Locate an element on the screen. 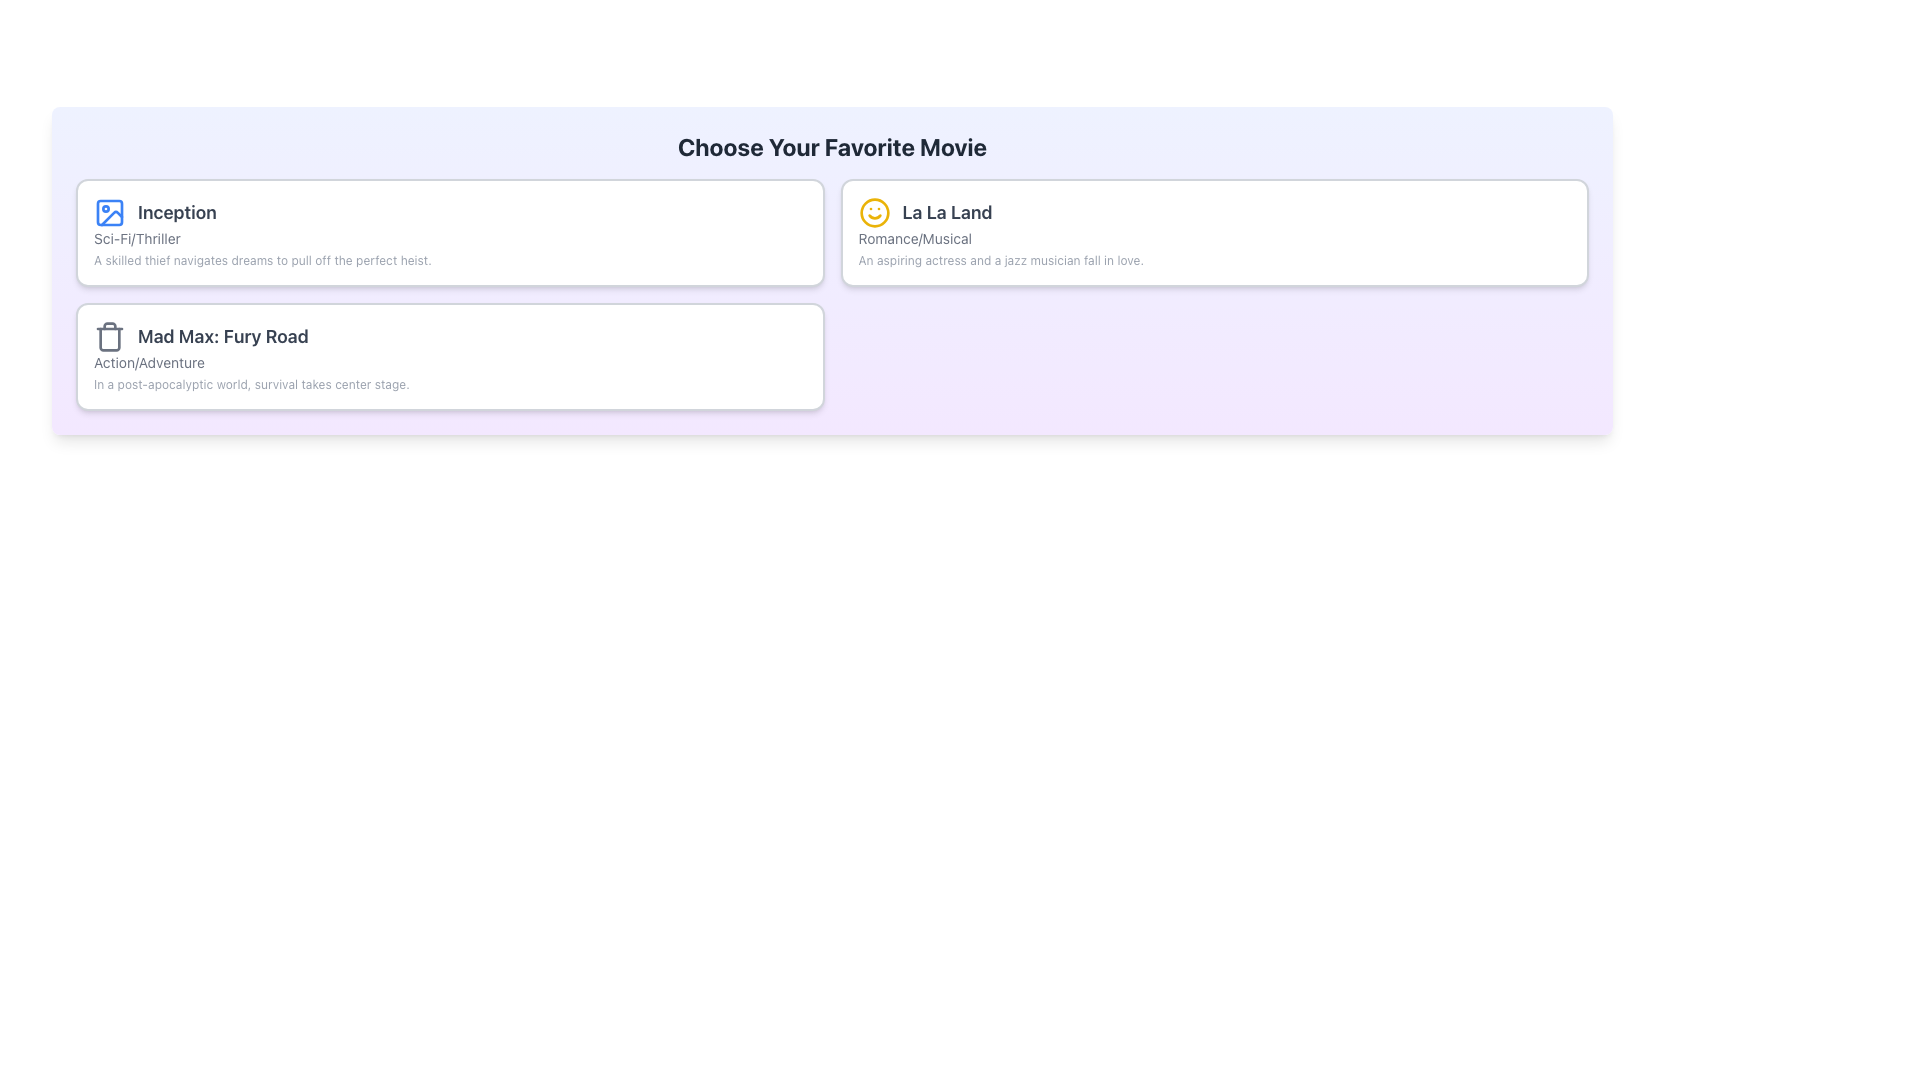 The height and width of the screenshot is (1080, 1920). the static text element that represents the movie title, located on the left side adjacent to the left-side graphical icon of the movie item is located at coordinates (177, 212).